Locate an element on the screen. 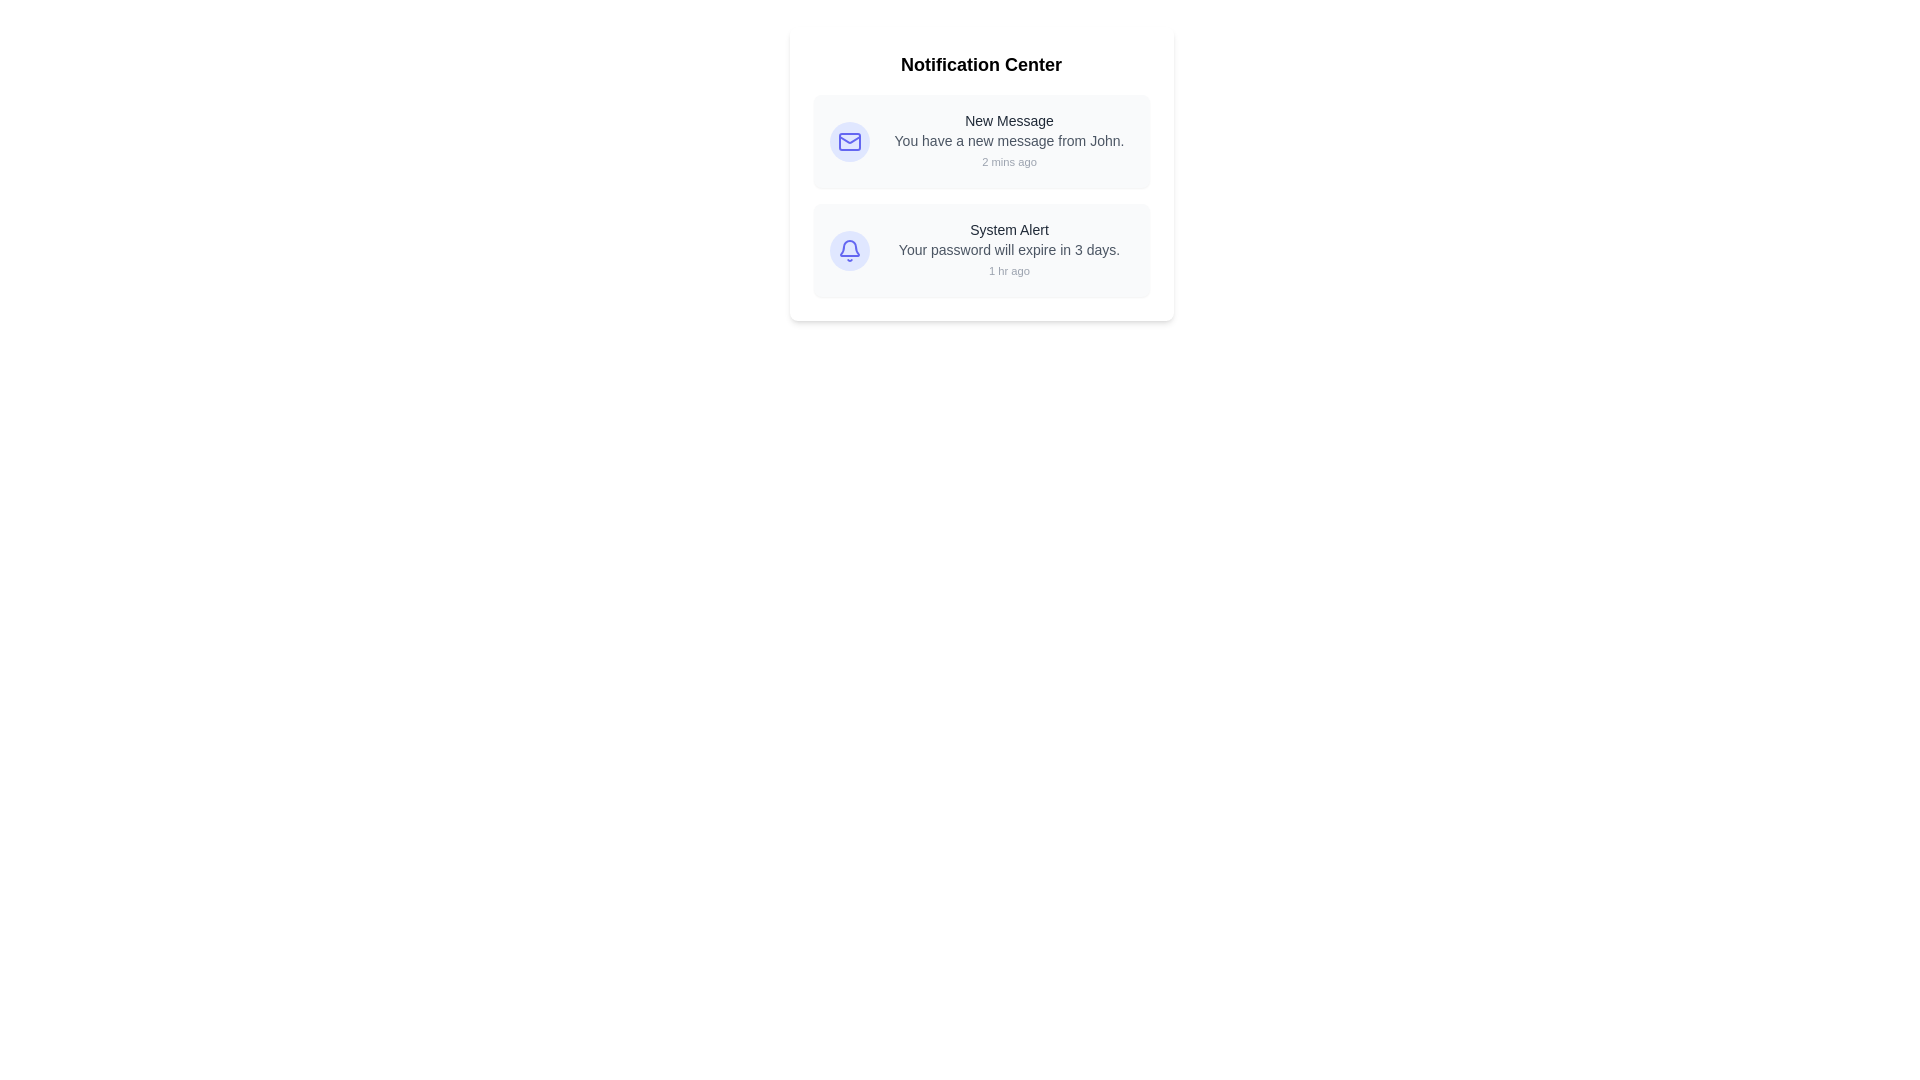 Image resolution: width=1920 pixels, height=1080 pixels. the second notification item in the Notification Center, which displays 'System Alert' as the header and 'Your password will expire in 3 days.' as the message is located at coordinates (1009, 249).